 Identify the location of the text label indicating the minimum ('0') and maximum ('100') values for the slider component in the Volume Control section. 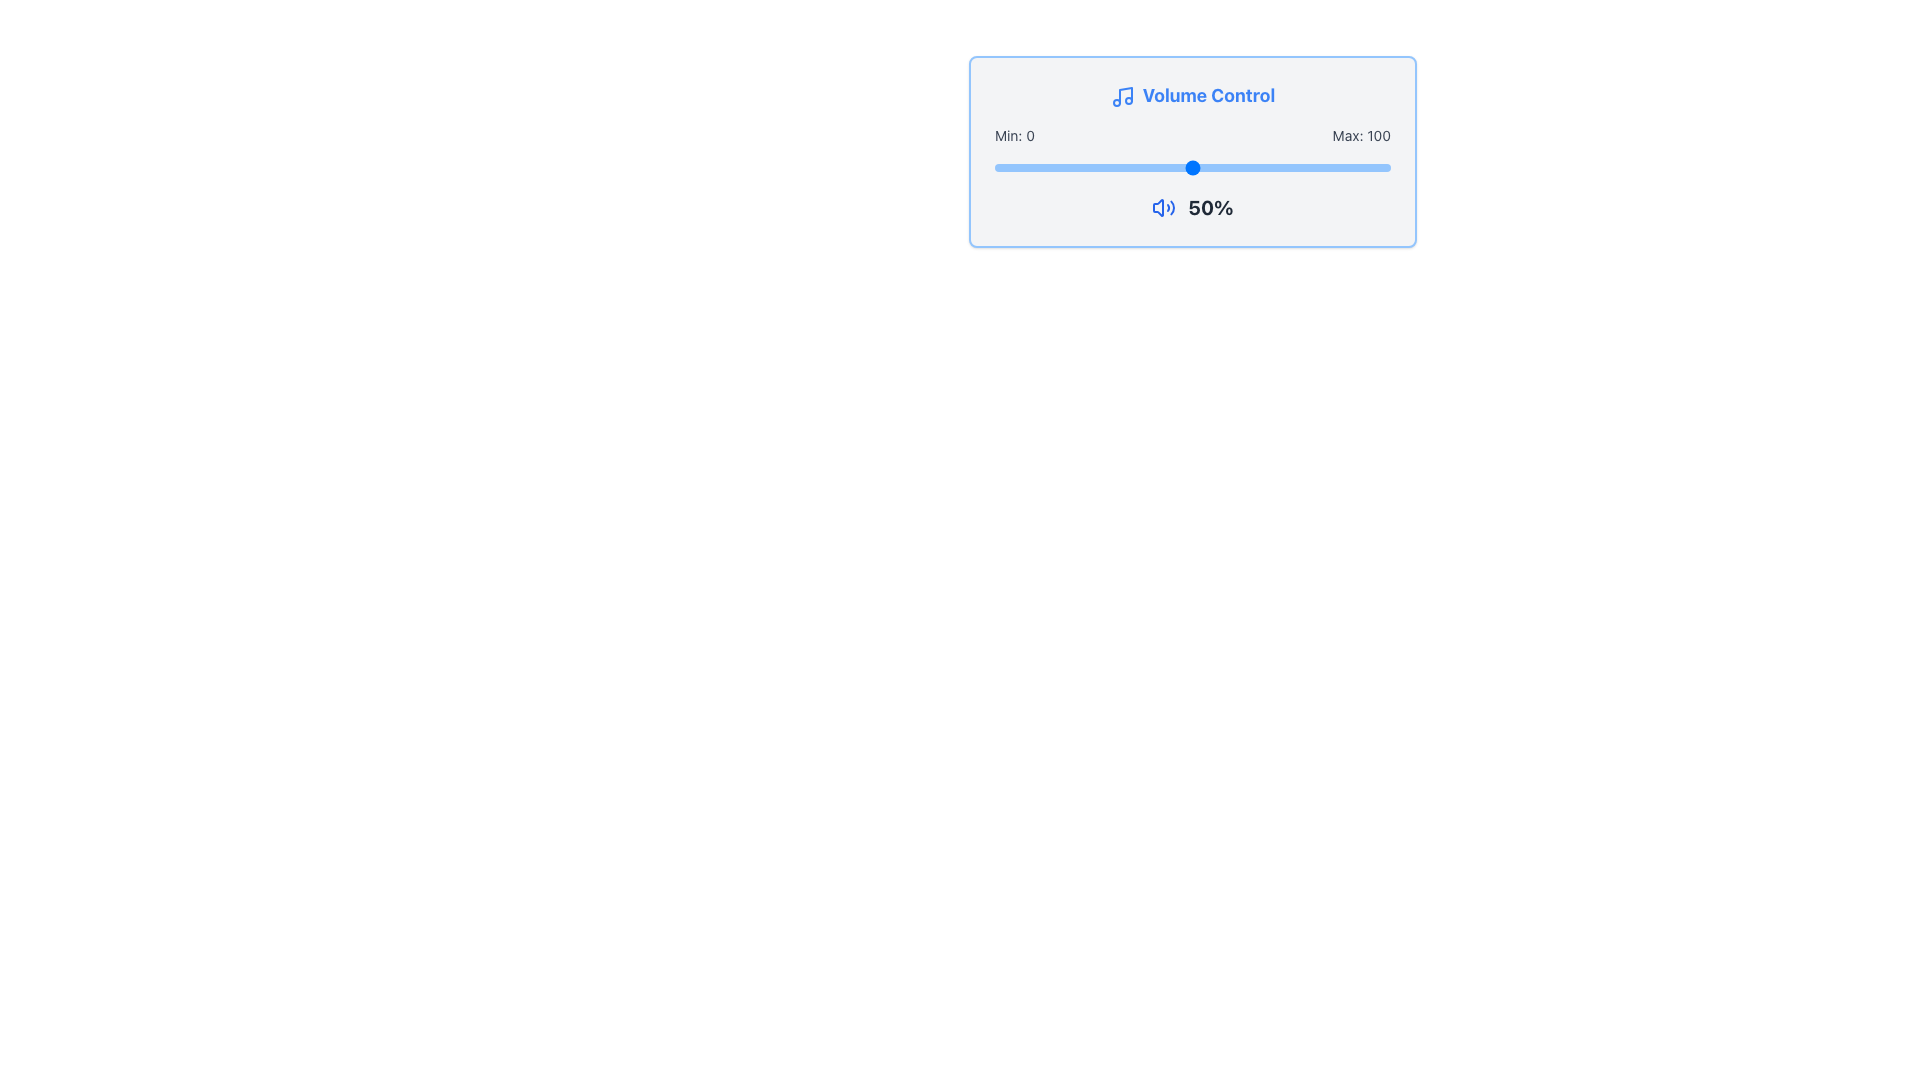
(1193, 135).